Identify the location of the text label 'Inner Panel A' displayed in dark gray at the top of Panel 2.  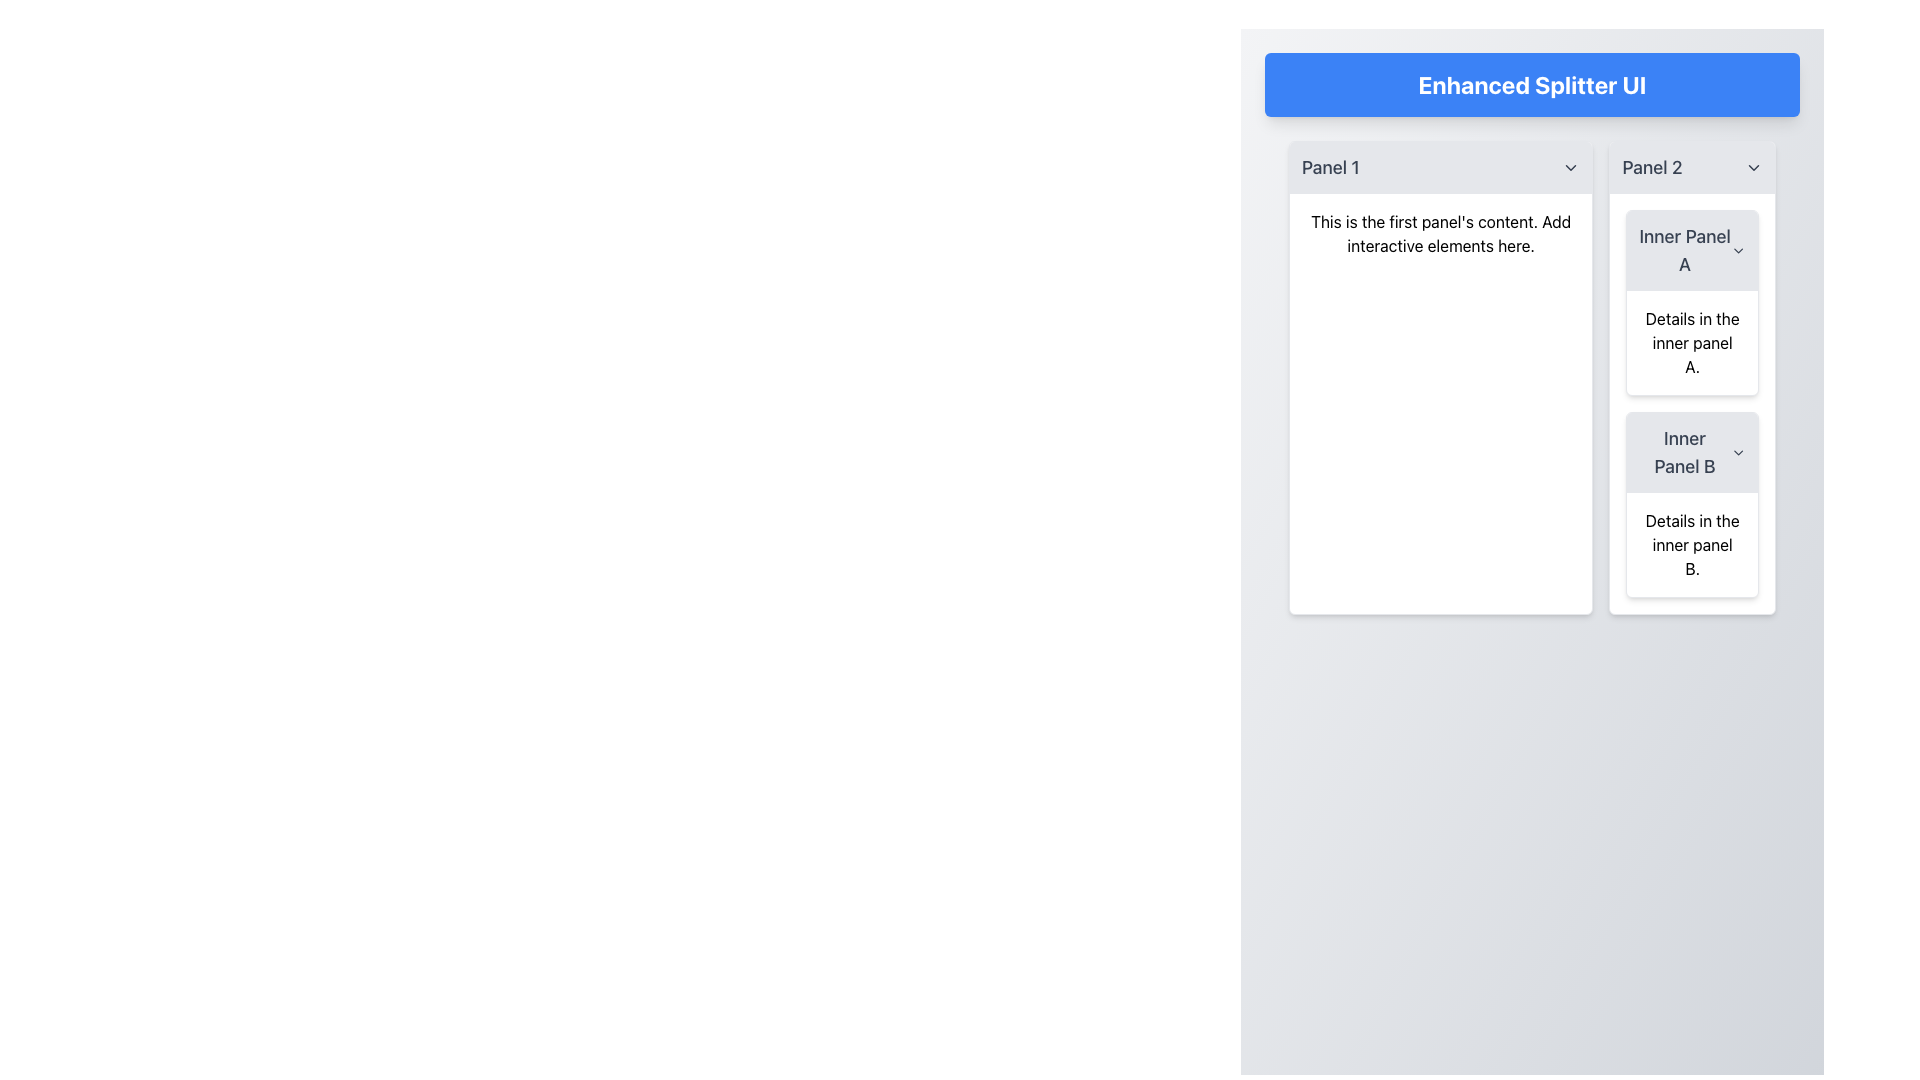
(1683, 249).